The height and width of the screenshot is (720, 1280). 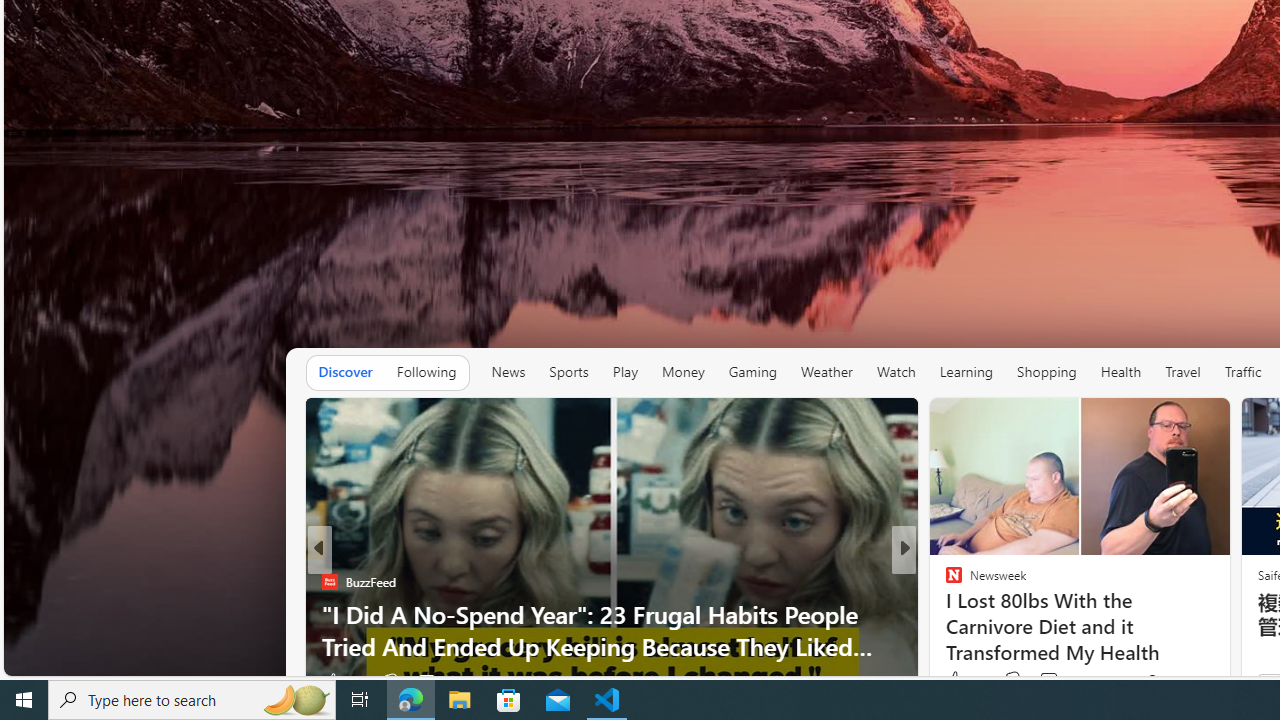 I want to click on '57 Like', so click(x=955, y=680).